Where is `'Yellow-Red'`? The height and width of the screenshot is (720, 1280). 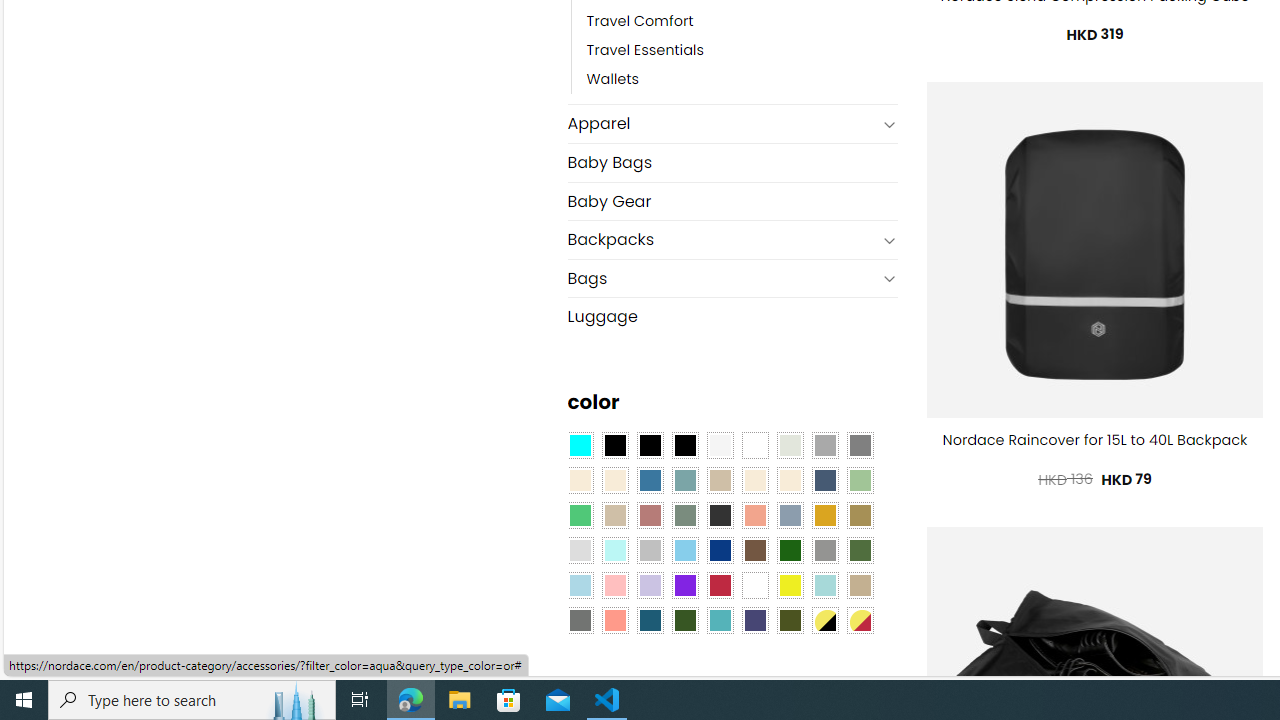
'Yellow-Red' is located at coordinates (860, 618).